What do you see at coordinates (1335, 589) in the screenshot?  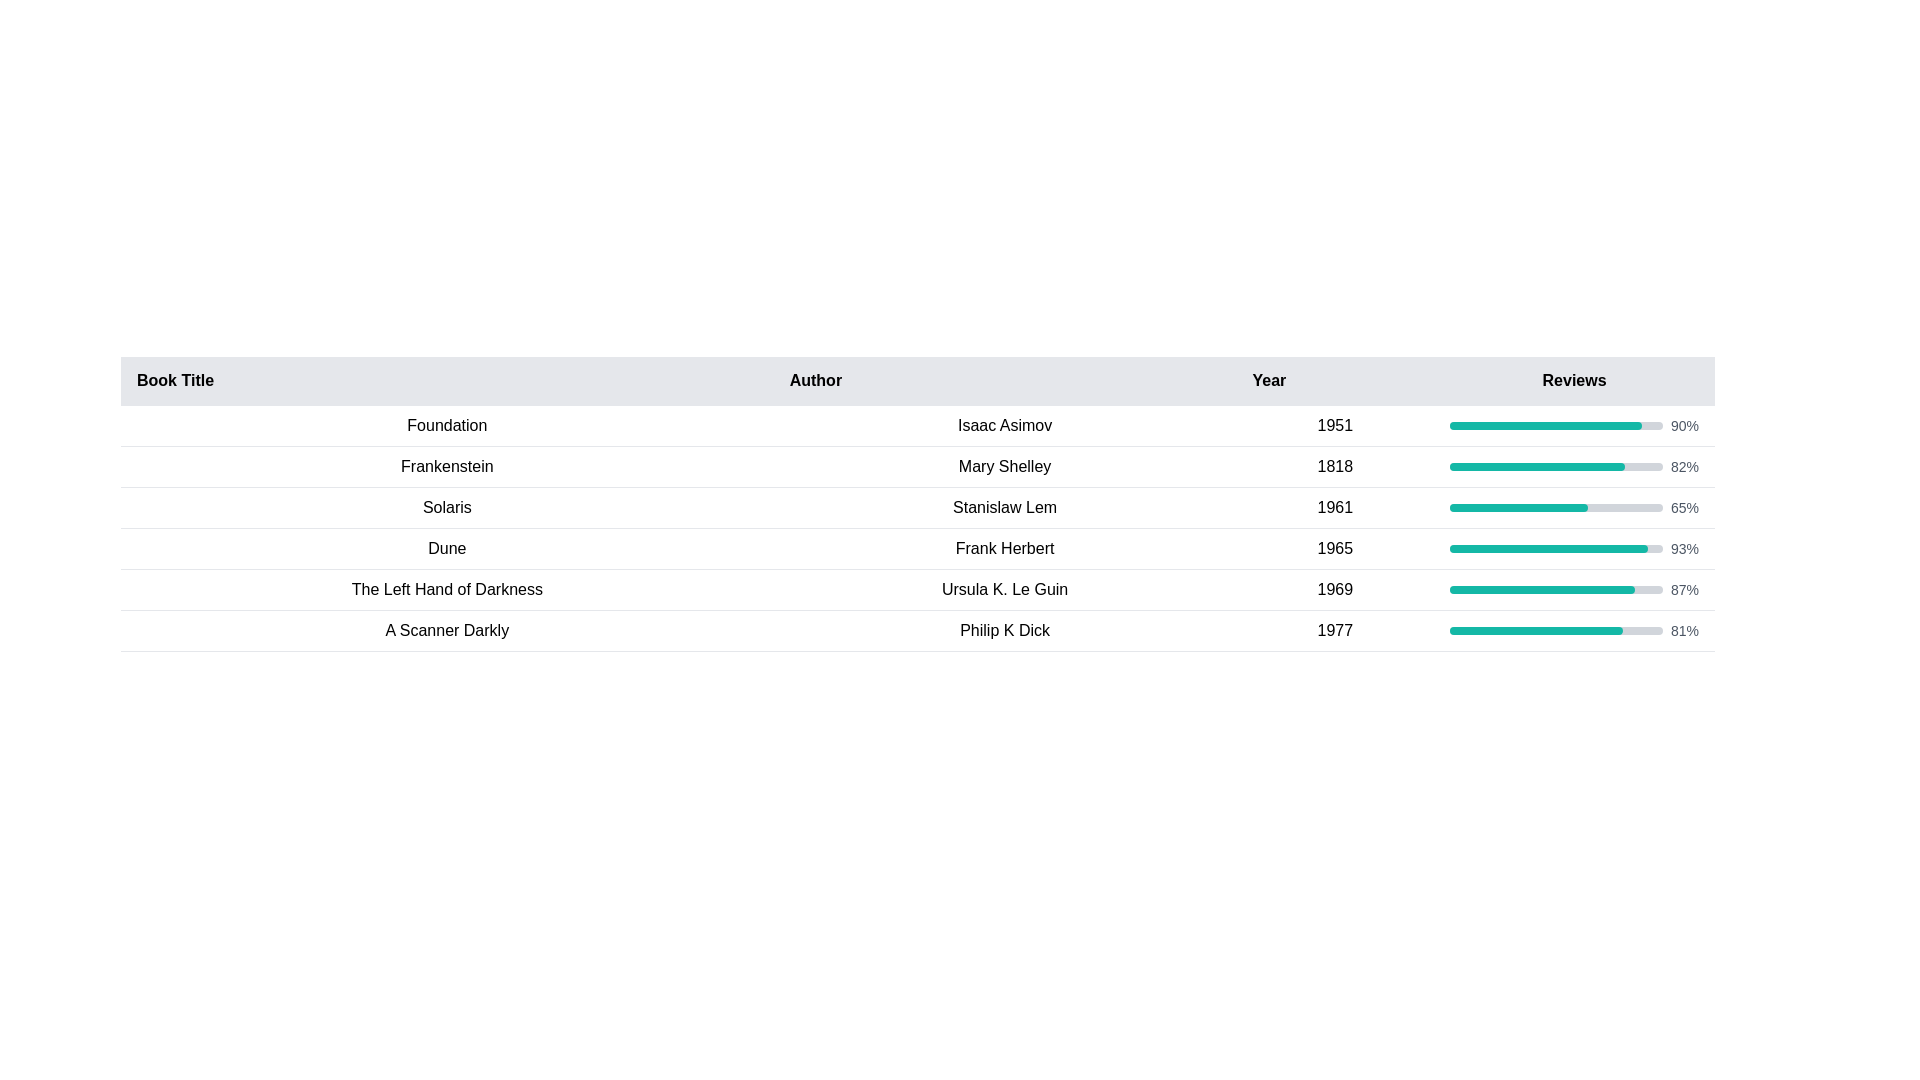 I see `text component displaying the year '1969' in the 'Year' column of the table for the book 'The Left Hand of Darkness.'` at bounding box center [1335, 589].